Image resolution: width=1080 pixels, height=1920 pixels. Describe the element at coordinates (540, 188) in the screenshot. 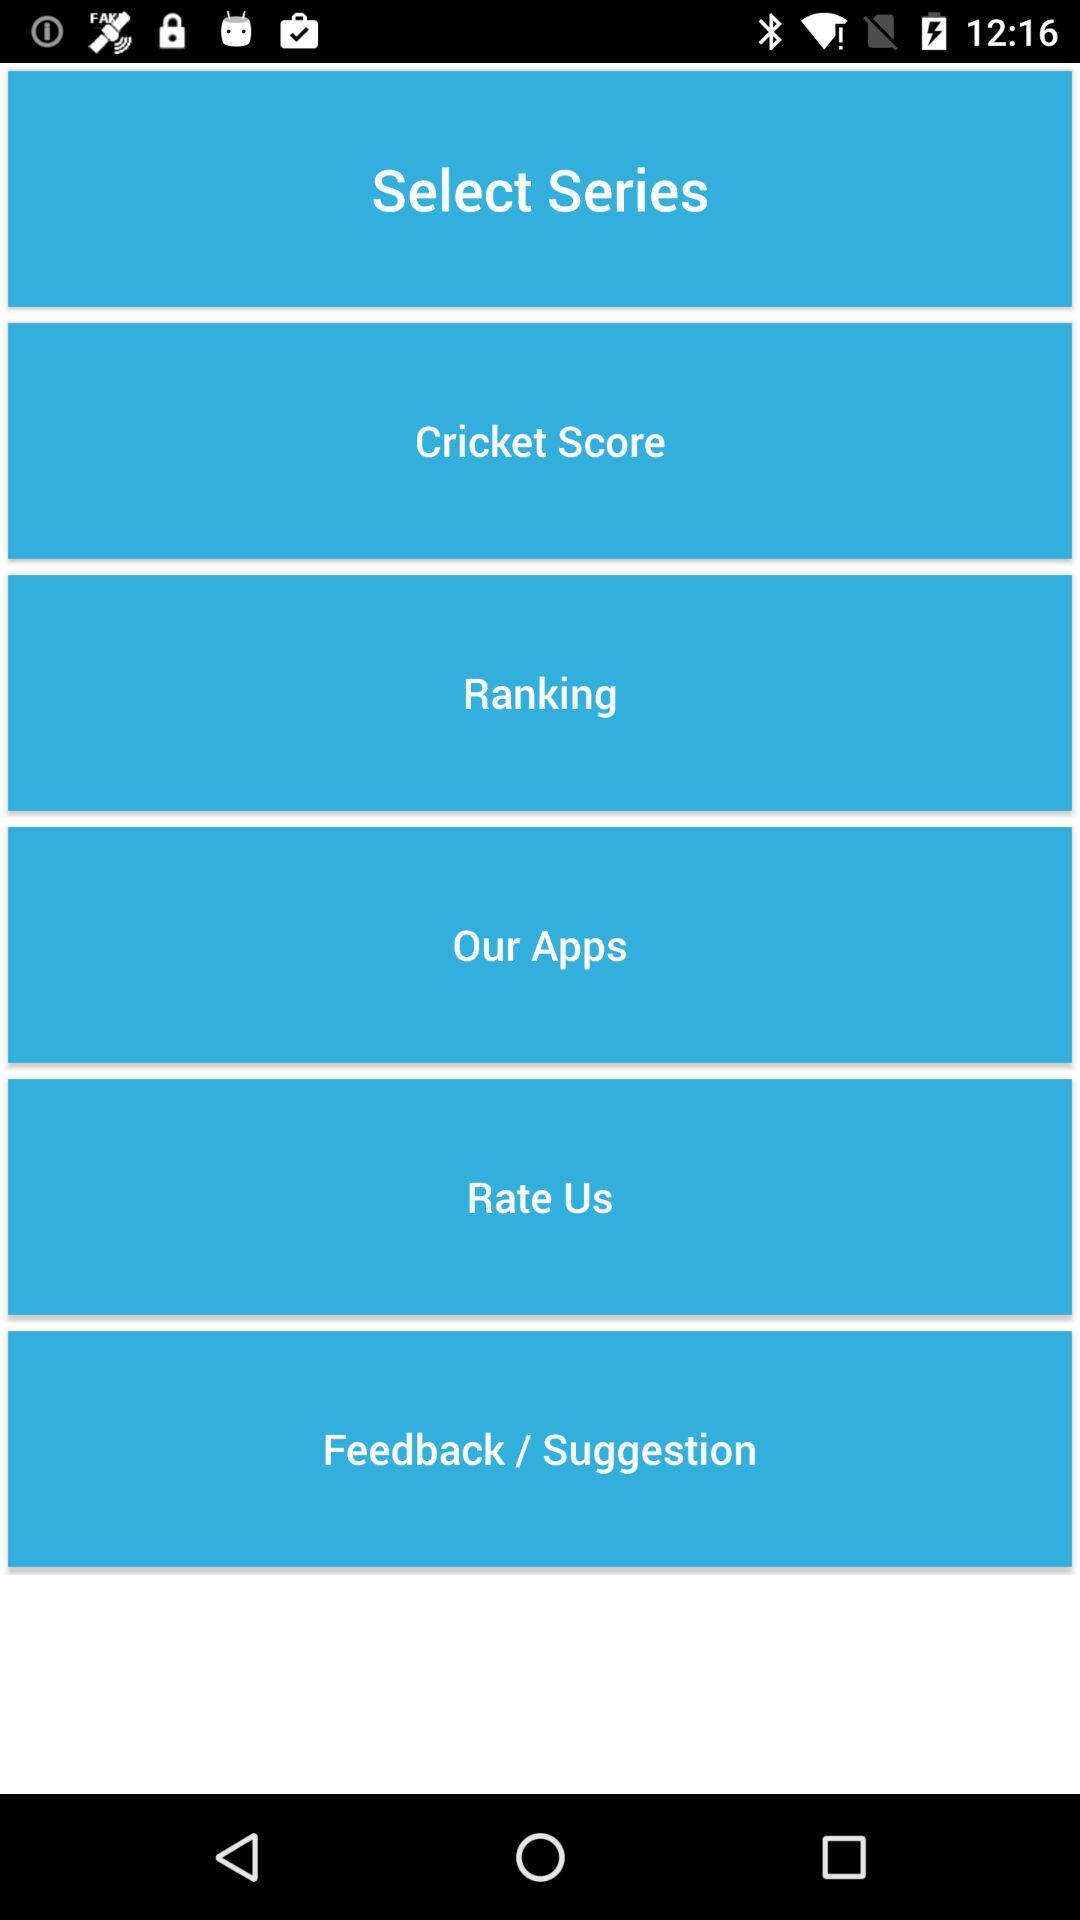

I see `select series` at that location.